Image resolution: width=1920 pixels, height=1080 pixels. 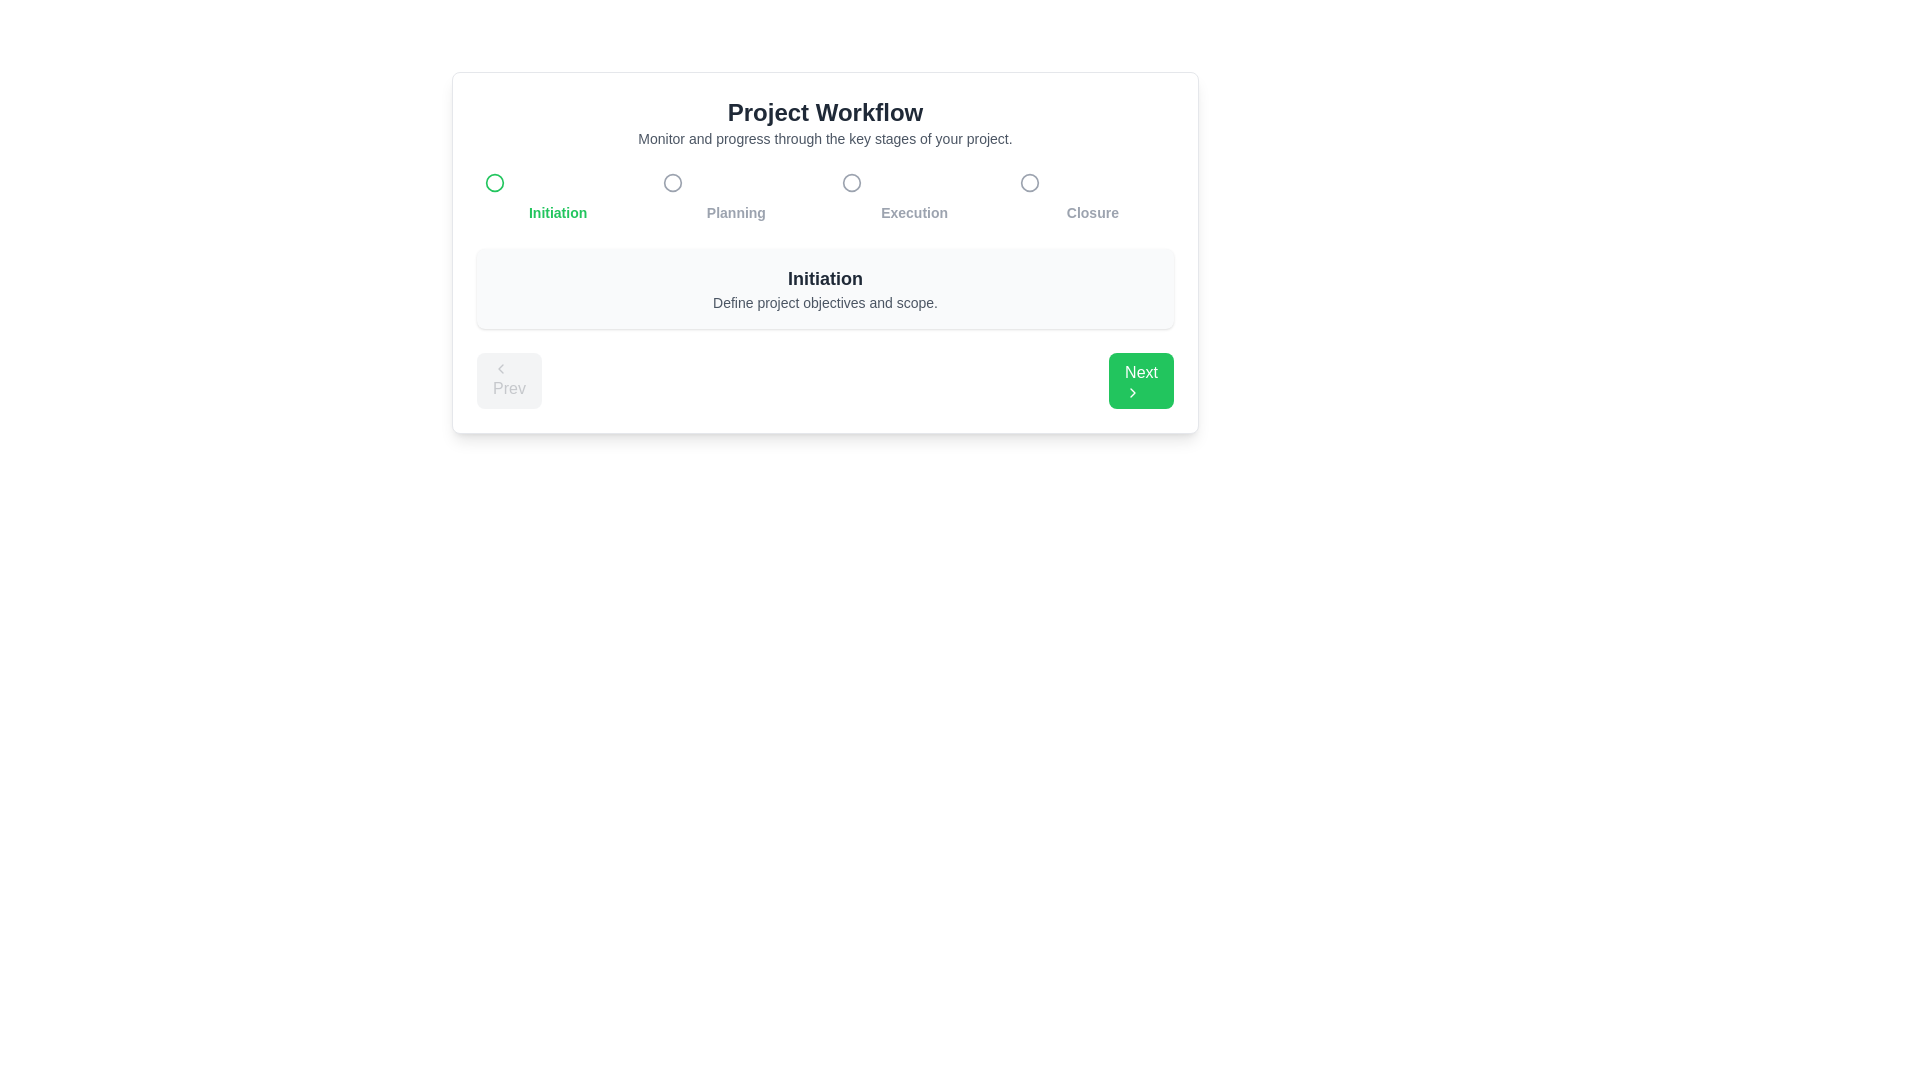 What do you see at coordinates (913, 195) in the screenshot?
I see `the milestone titled Execution by clicking on its title` at bounding box center [913, 195].